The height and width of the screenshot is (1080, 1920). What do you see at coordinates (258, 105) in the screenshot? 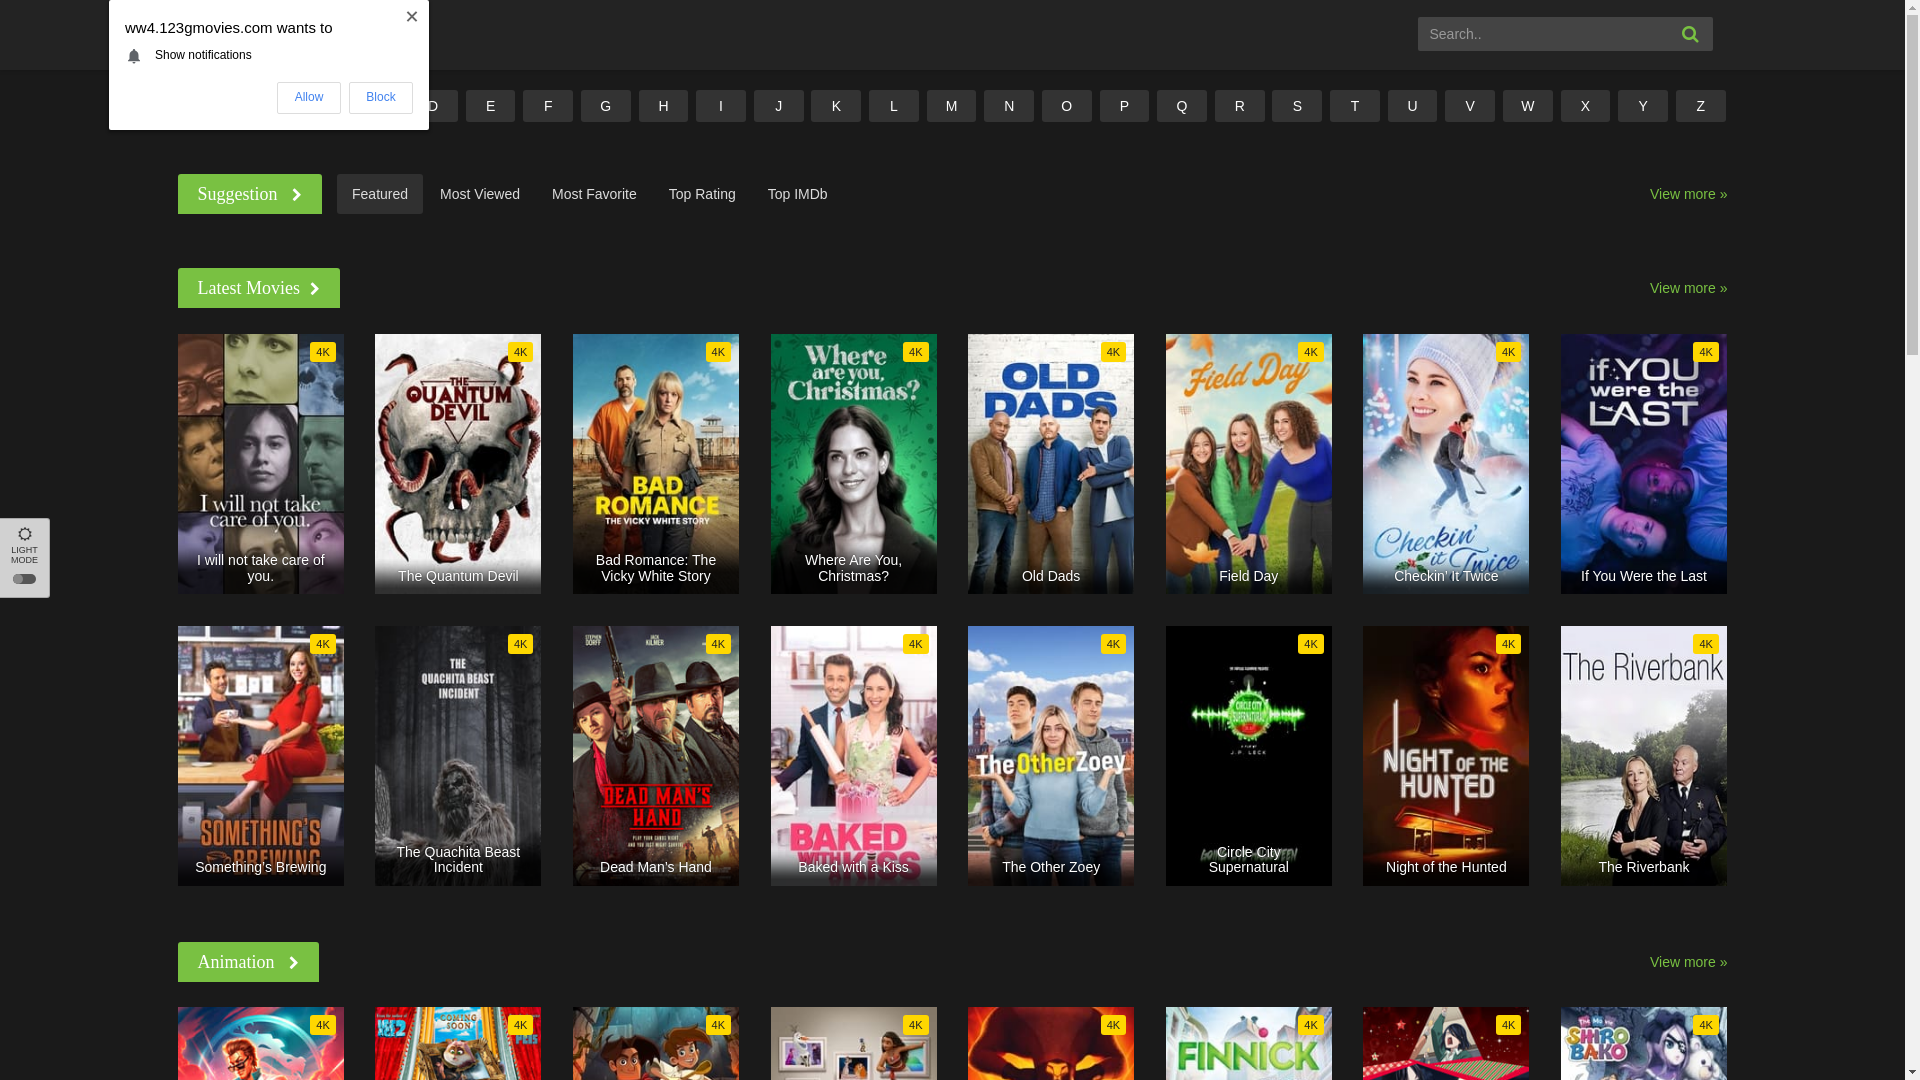
I see `'A'` at bounding box center [258, 105].